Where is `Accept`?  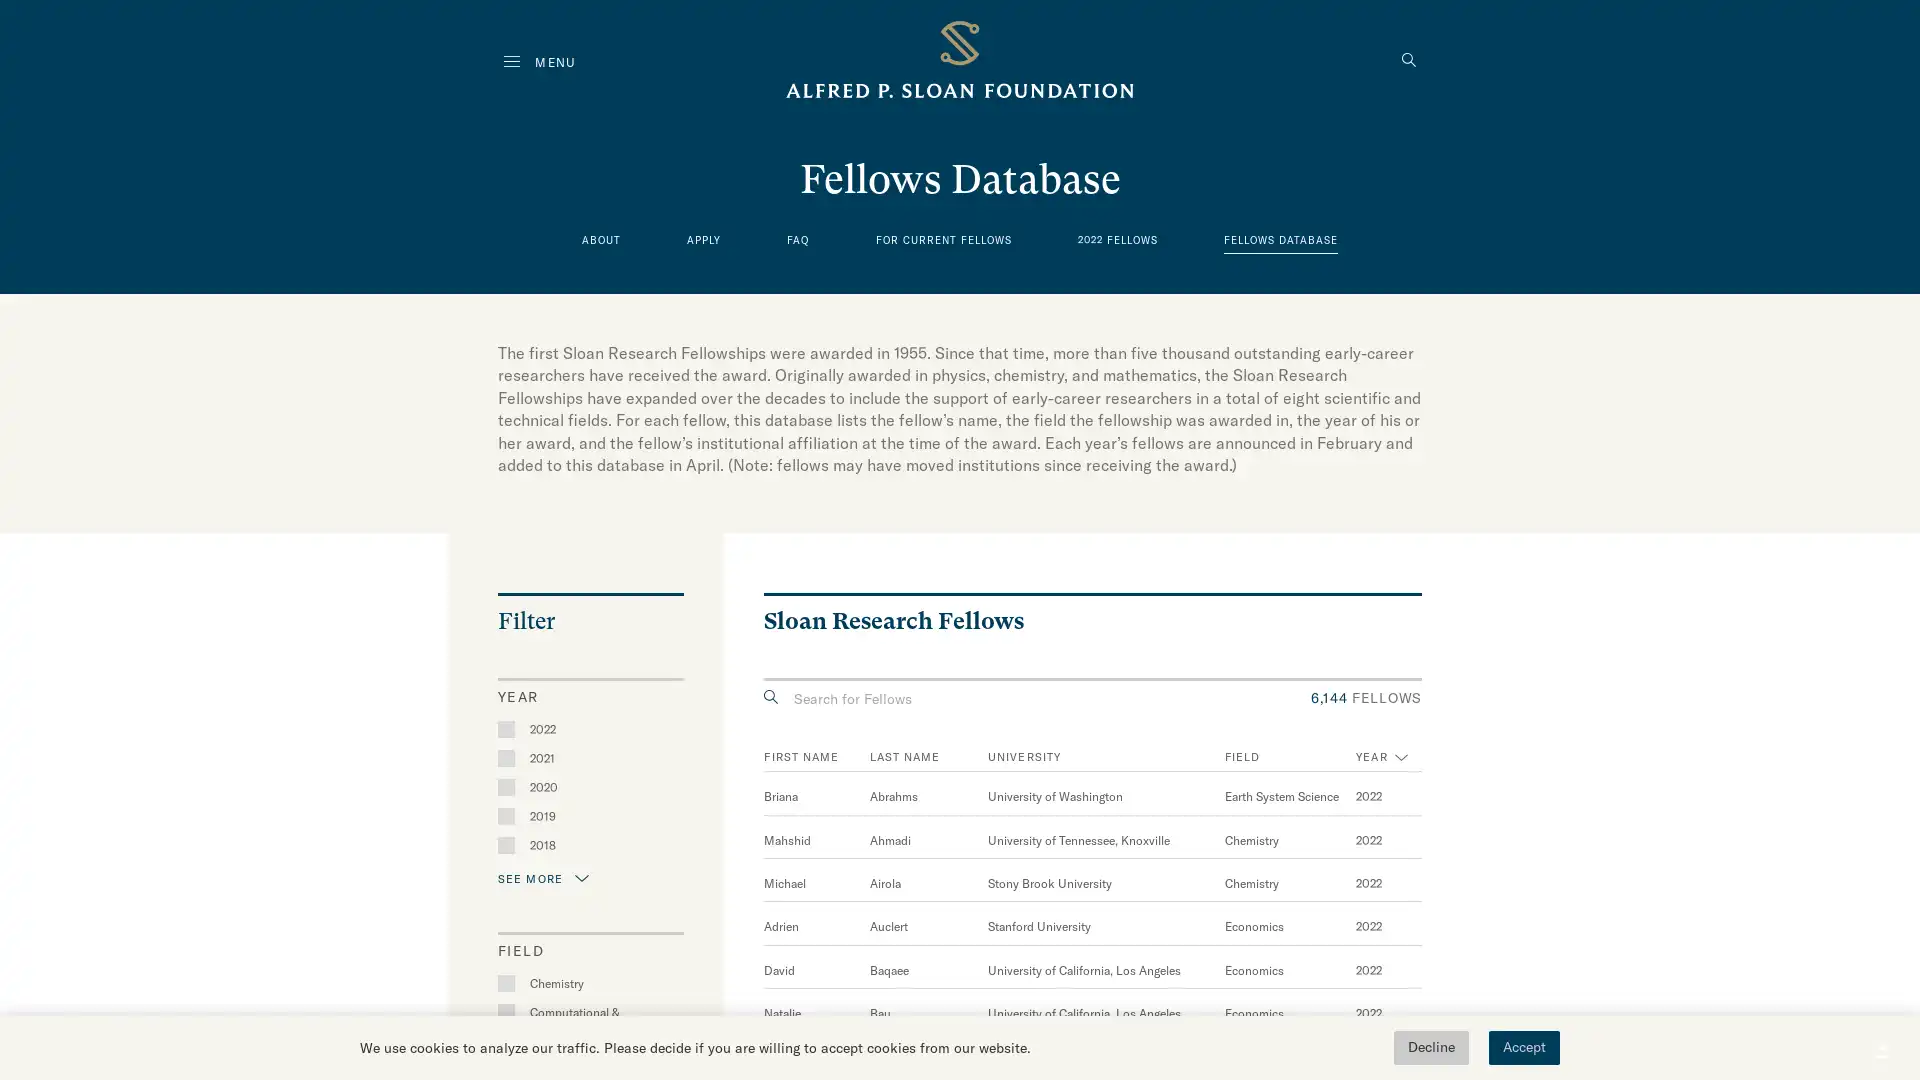 Accept is located at coordinates (1523, 1047).